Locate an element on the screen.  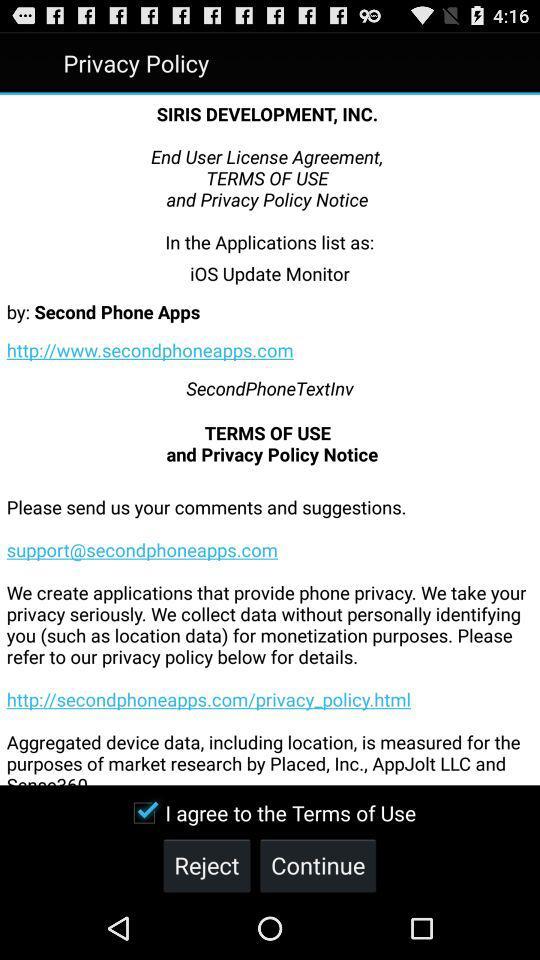
the icon above the i agree to icon is located at coordinates (270, 624).